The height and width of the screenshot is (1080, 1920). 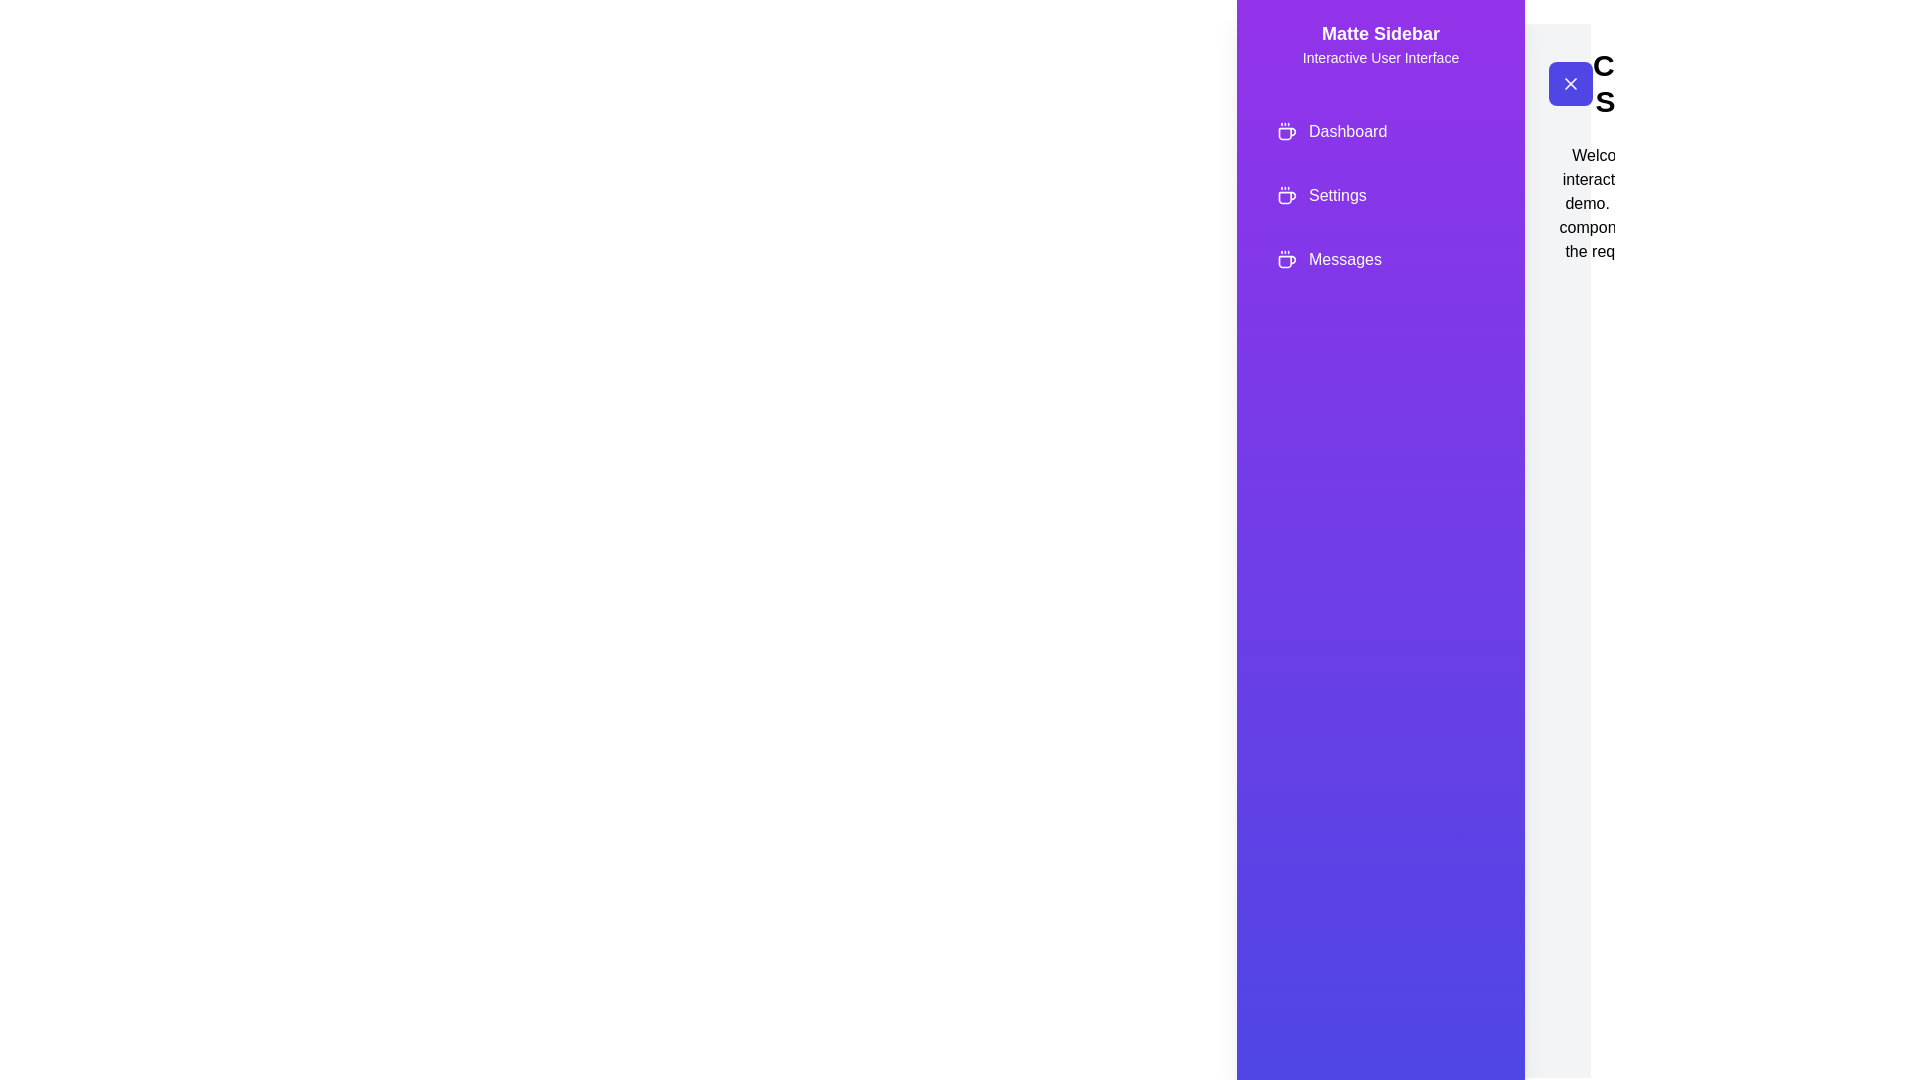 What do you see at coordinates (1337, 196) in the screenshot?
I see `the 'Settings' text label styled in white against a purple background, located in the vertical navigation menu next to a cup icon` at bounding box center [1337, 196].